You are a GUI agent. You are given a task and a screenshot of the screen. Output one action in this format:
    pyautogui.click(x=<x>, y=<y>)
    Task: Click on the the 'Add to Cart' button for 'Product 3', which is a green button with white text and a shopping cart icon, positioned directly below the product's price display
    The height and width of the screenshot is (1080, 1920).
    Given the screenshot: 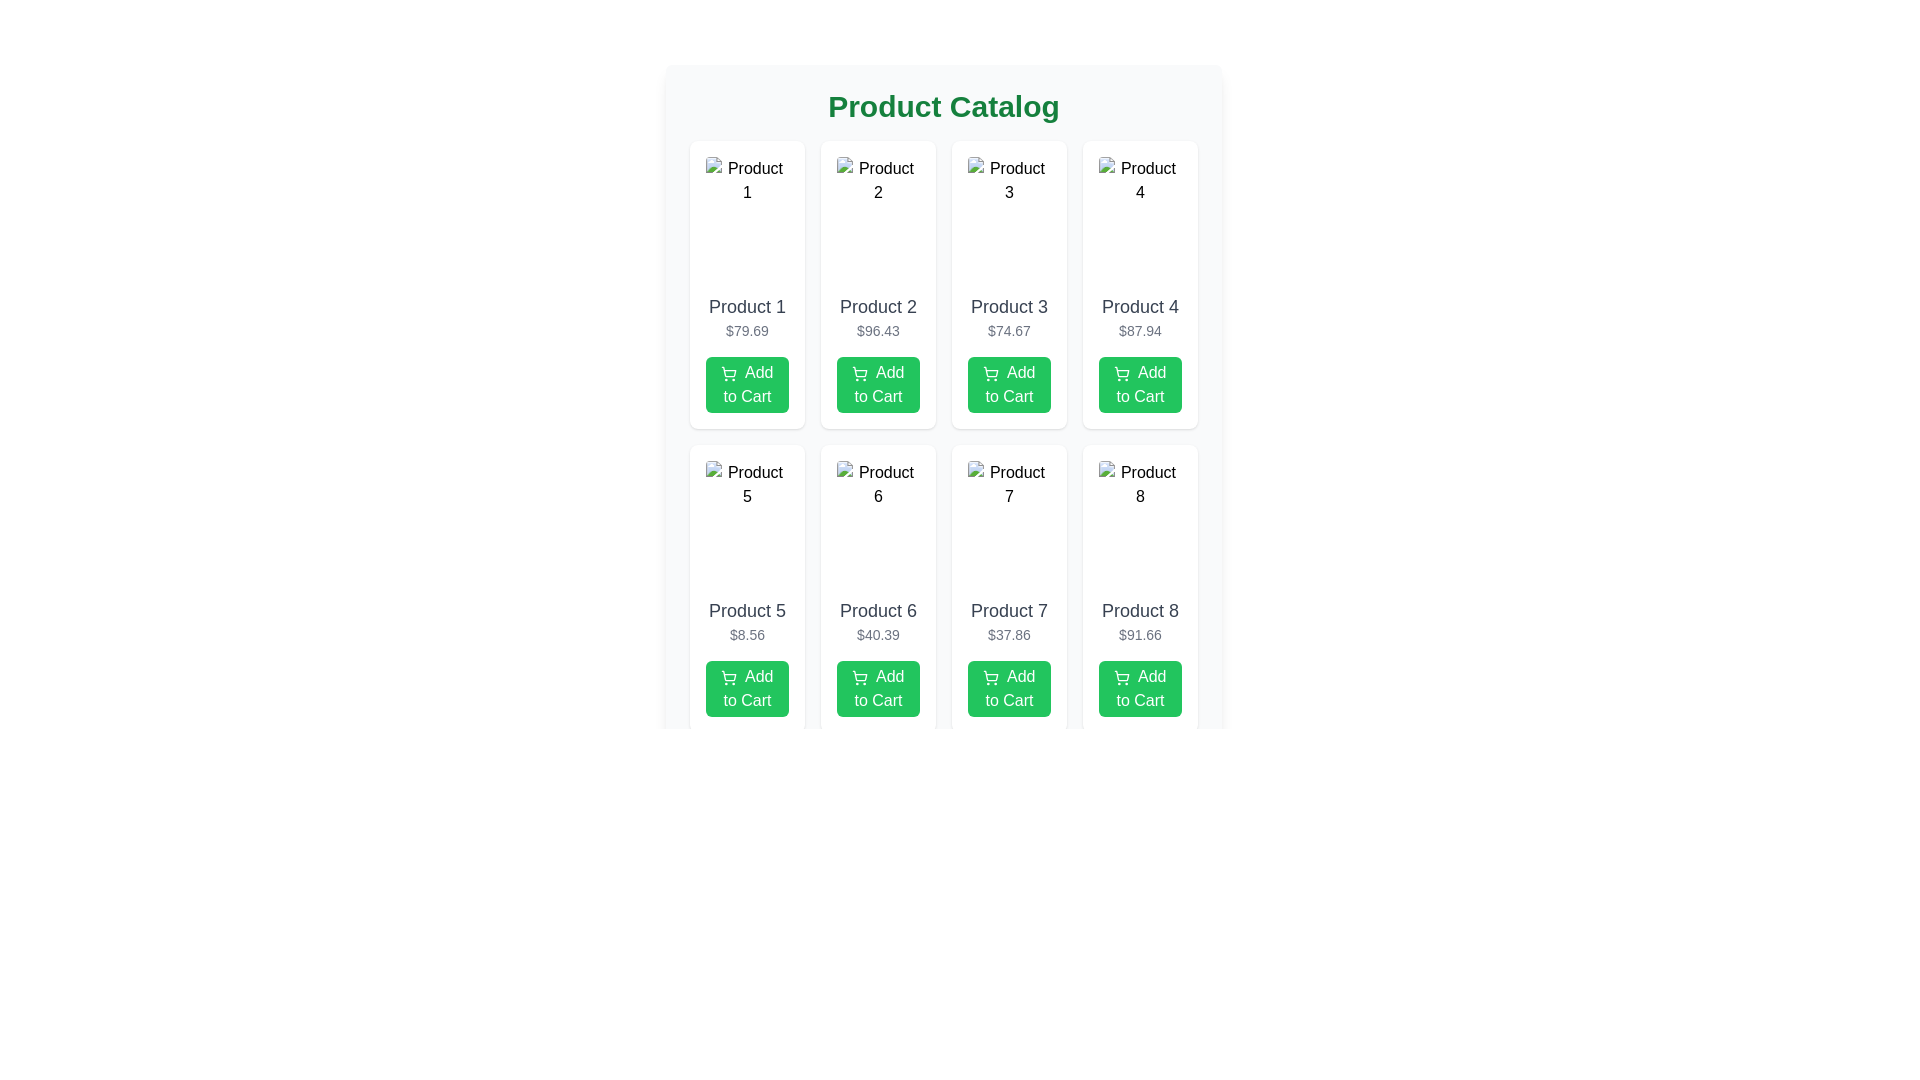 What is the action you would take?
    pyautogui.click(x=1009, y=385)
    